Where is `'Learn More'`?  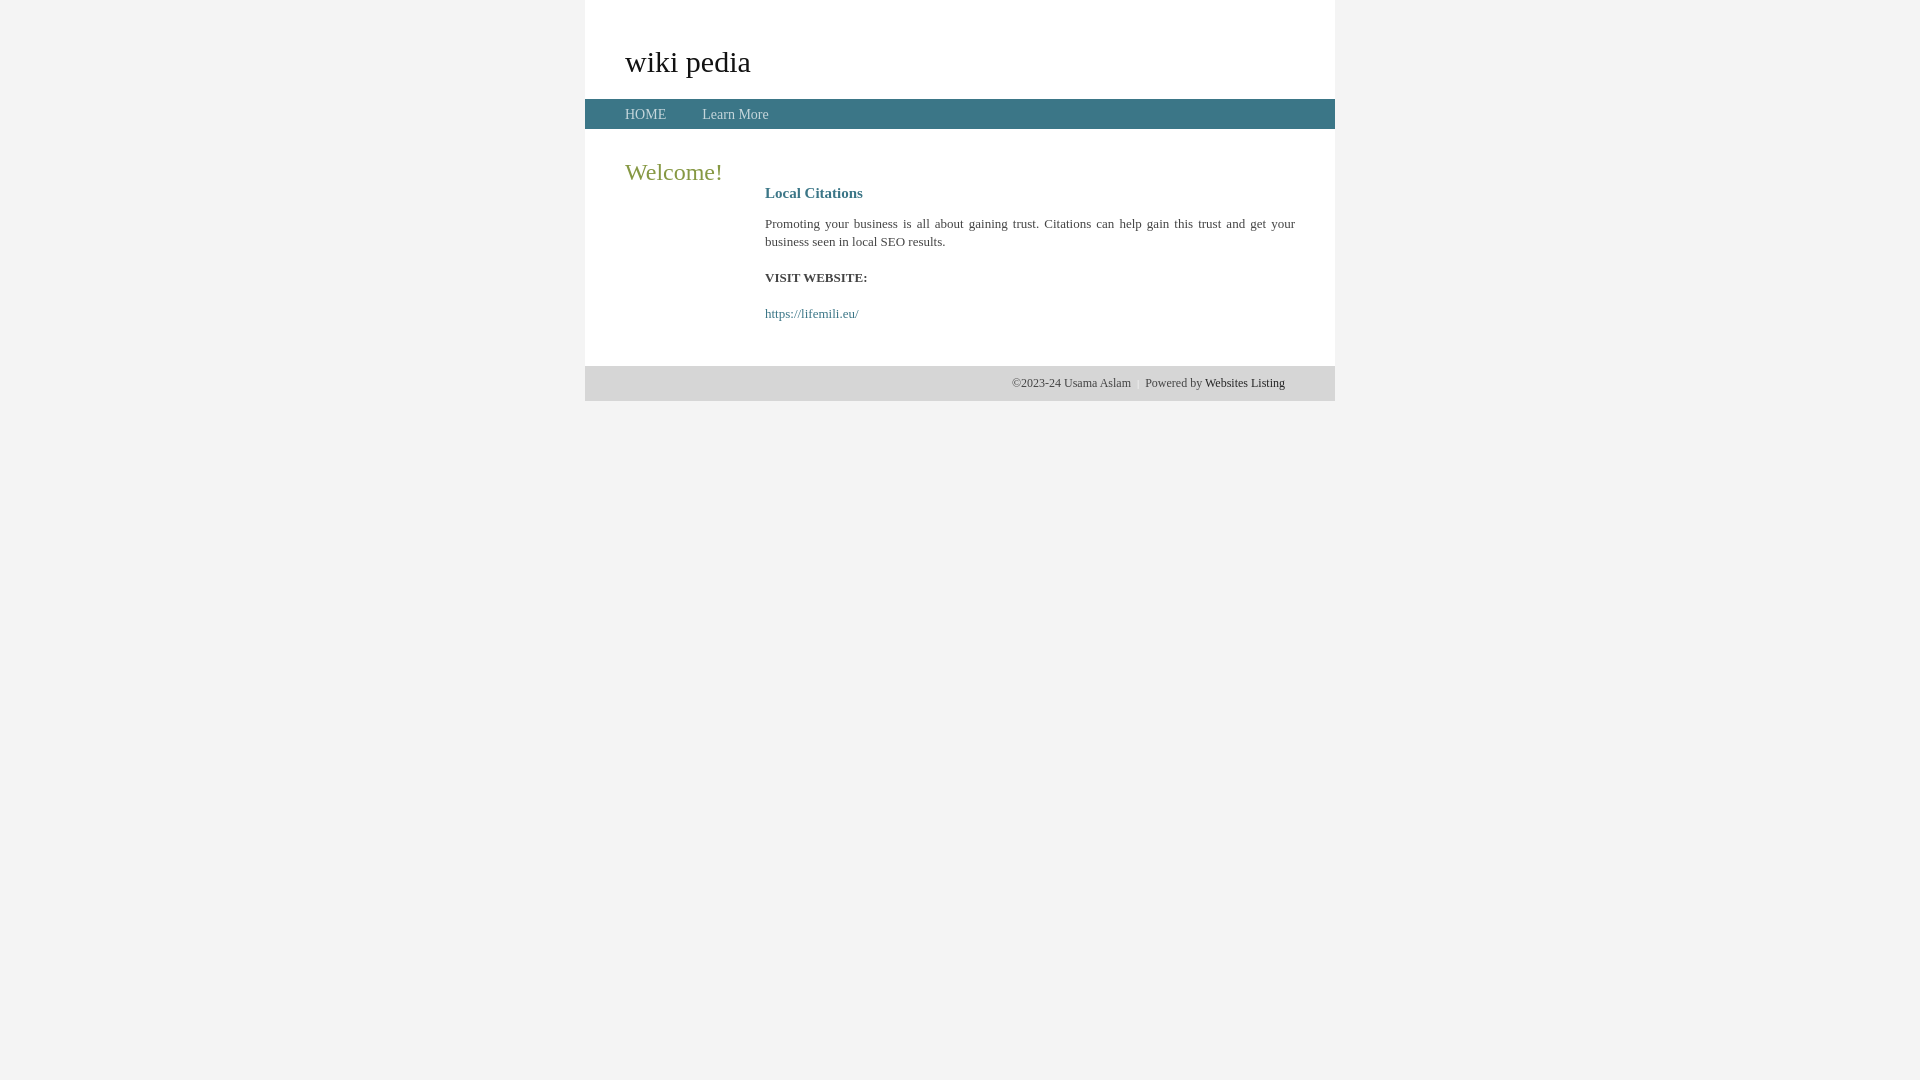
'Learn More' is located at coordinates (701, 114).